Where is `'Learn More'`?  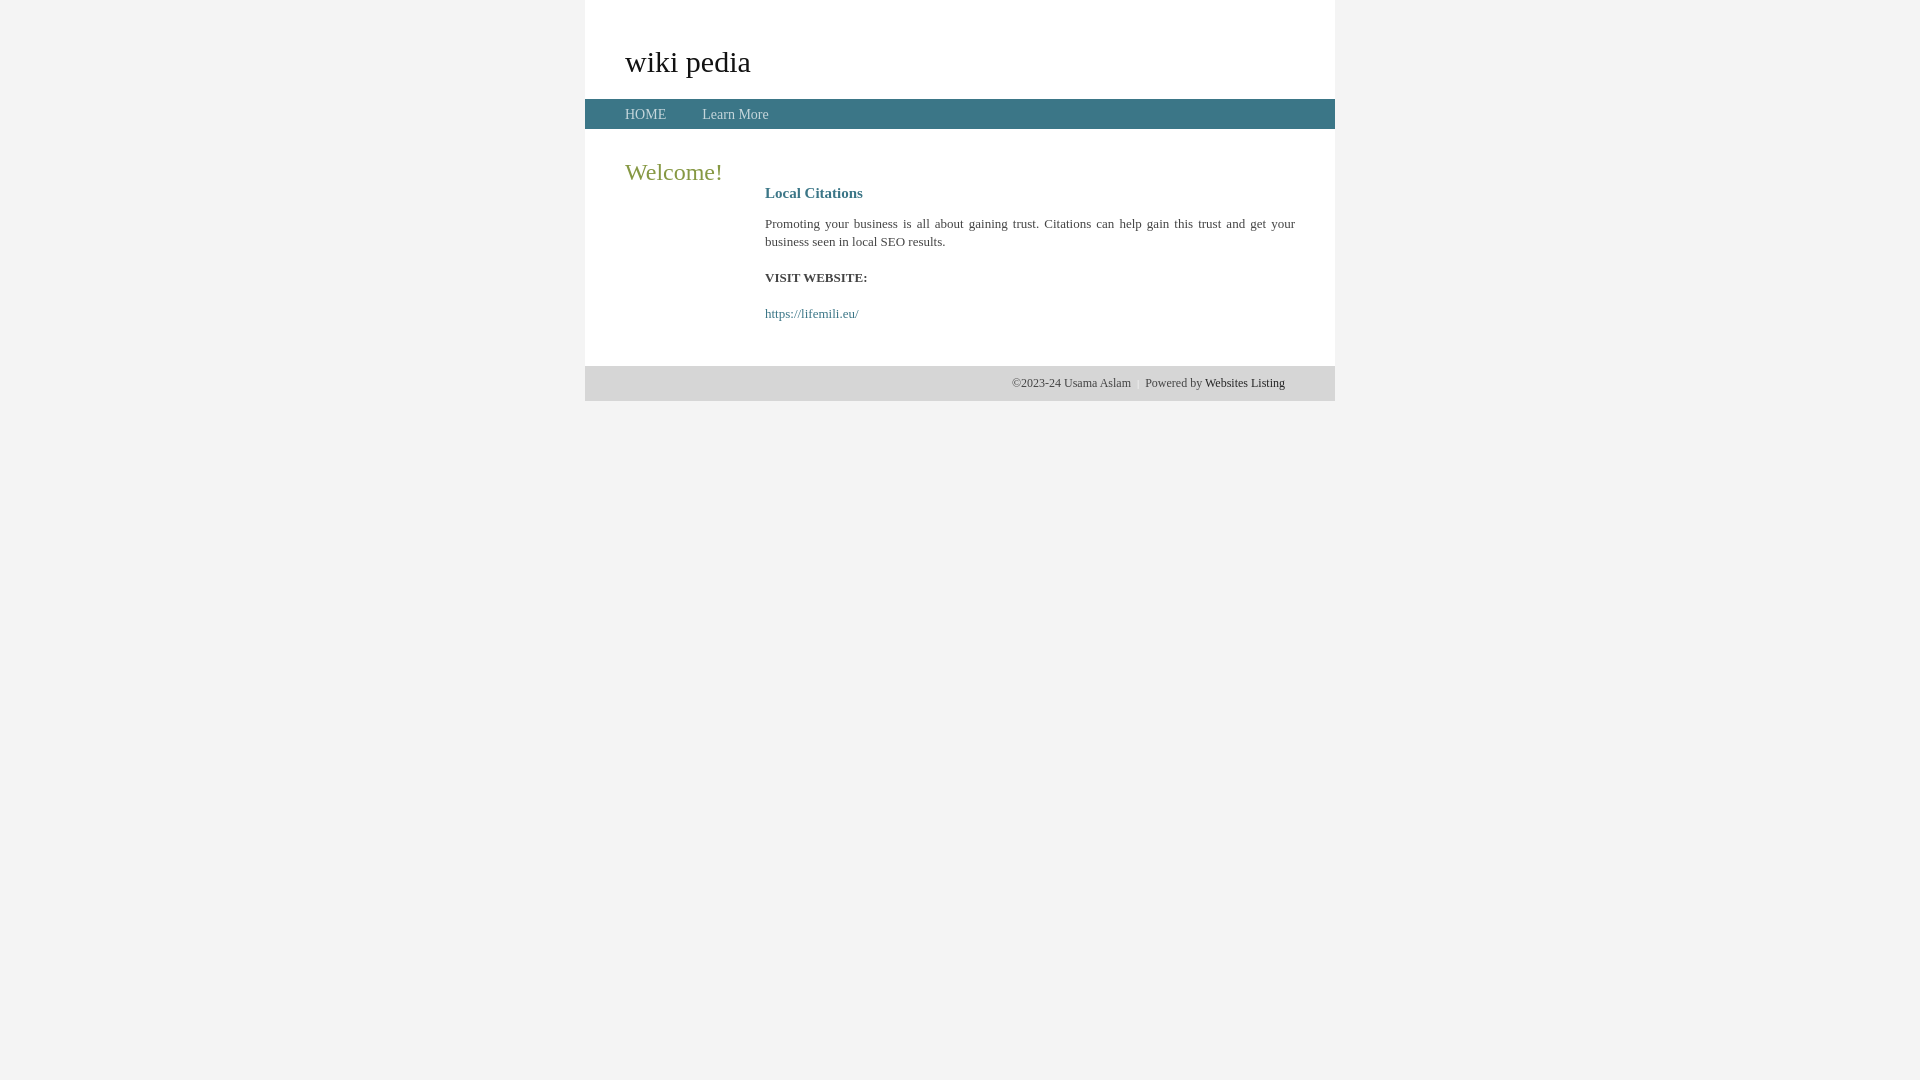
'Learn More' is located at coordinates (701, 114).